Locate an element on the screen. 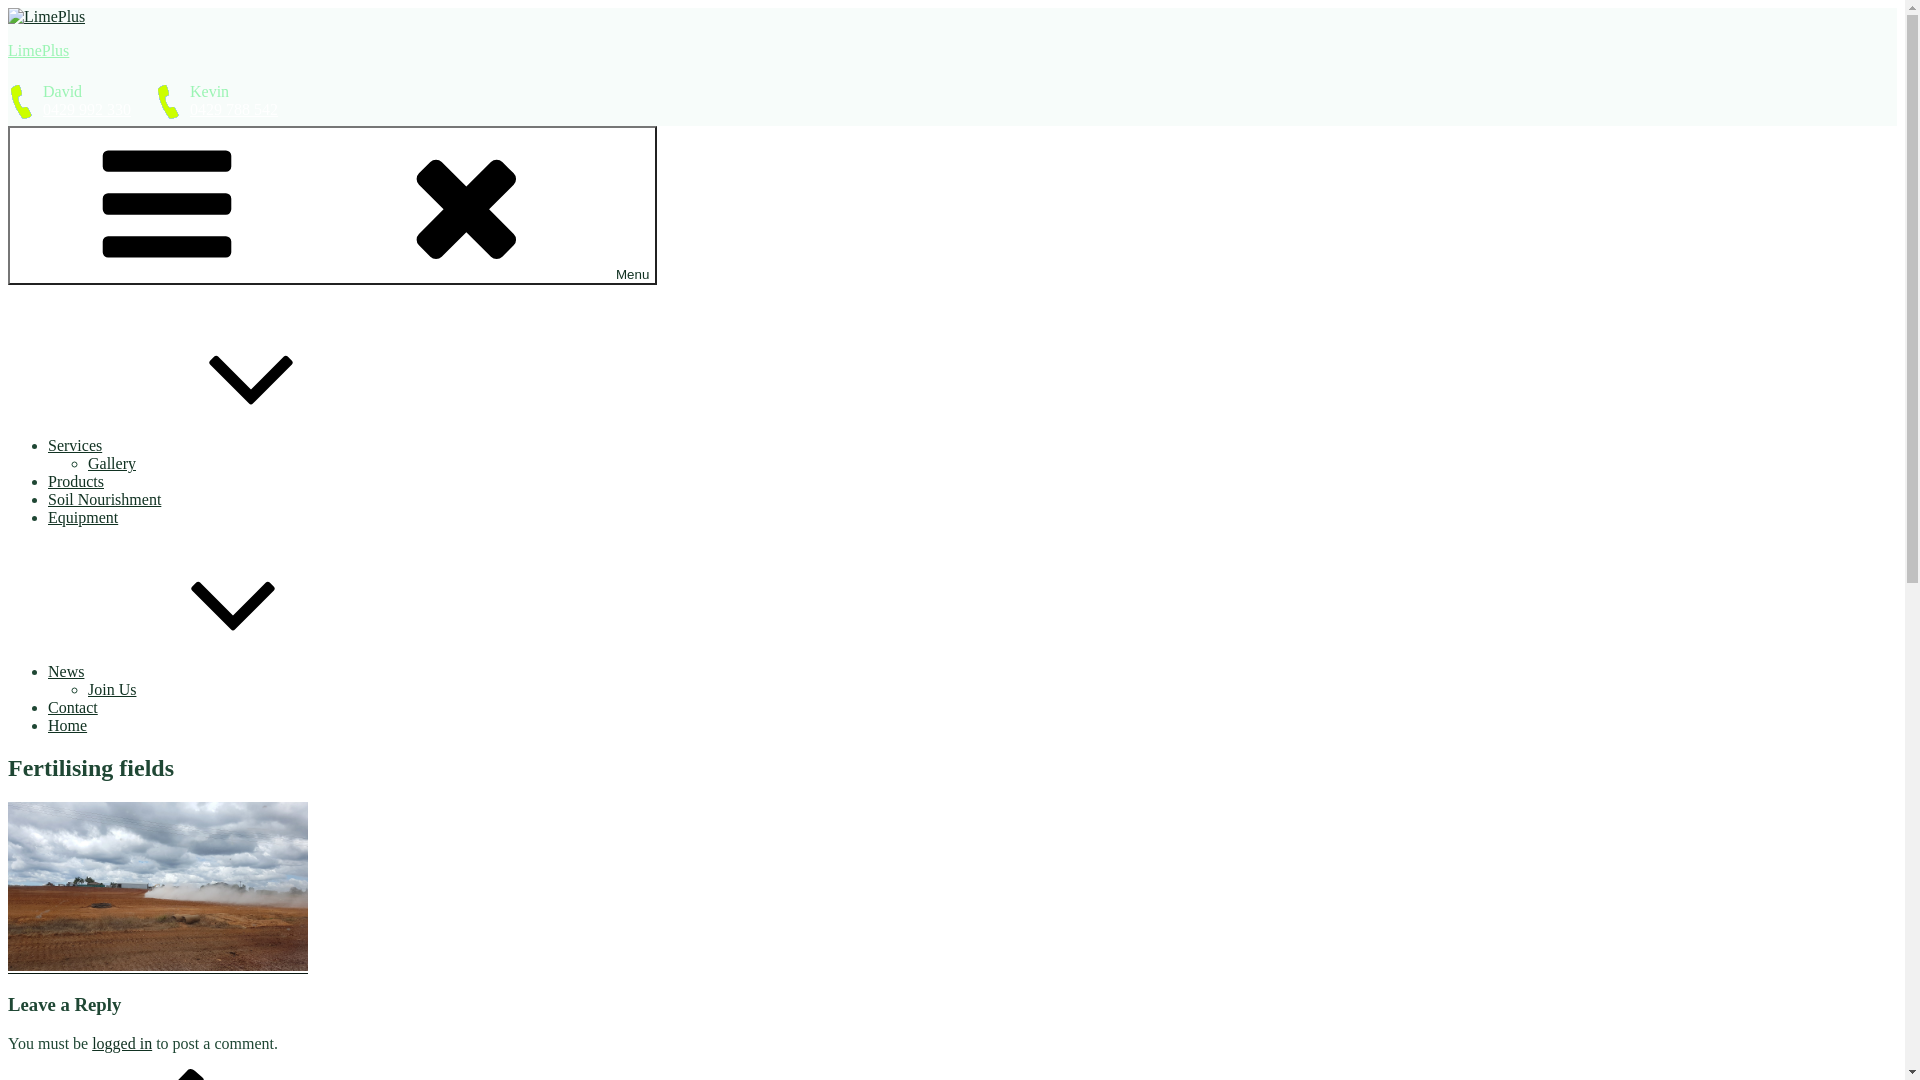 The width and height of the screenshot is (1920, 1080). 'Contact' is located at coordinates (72, 706).